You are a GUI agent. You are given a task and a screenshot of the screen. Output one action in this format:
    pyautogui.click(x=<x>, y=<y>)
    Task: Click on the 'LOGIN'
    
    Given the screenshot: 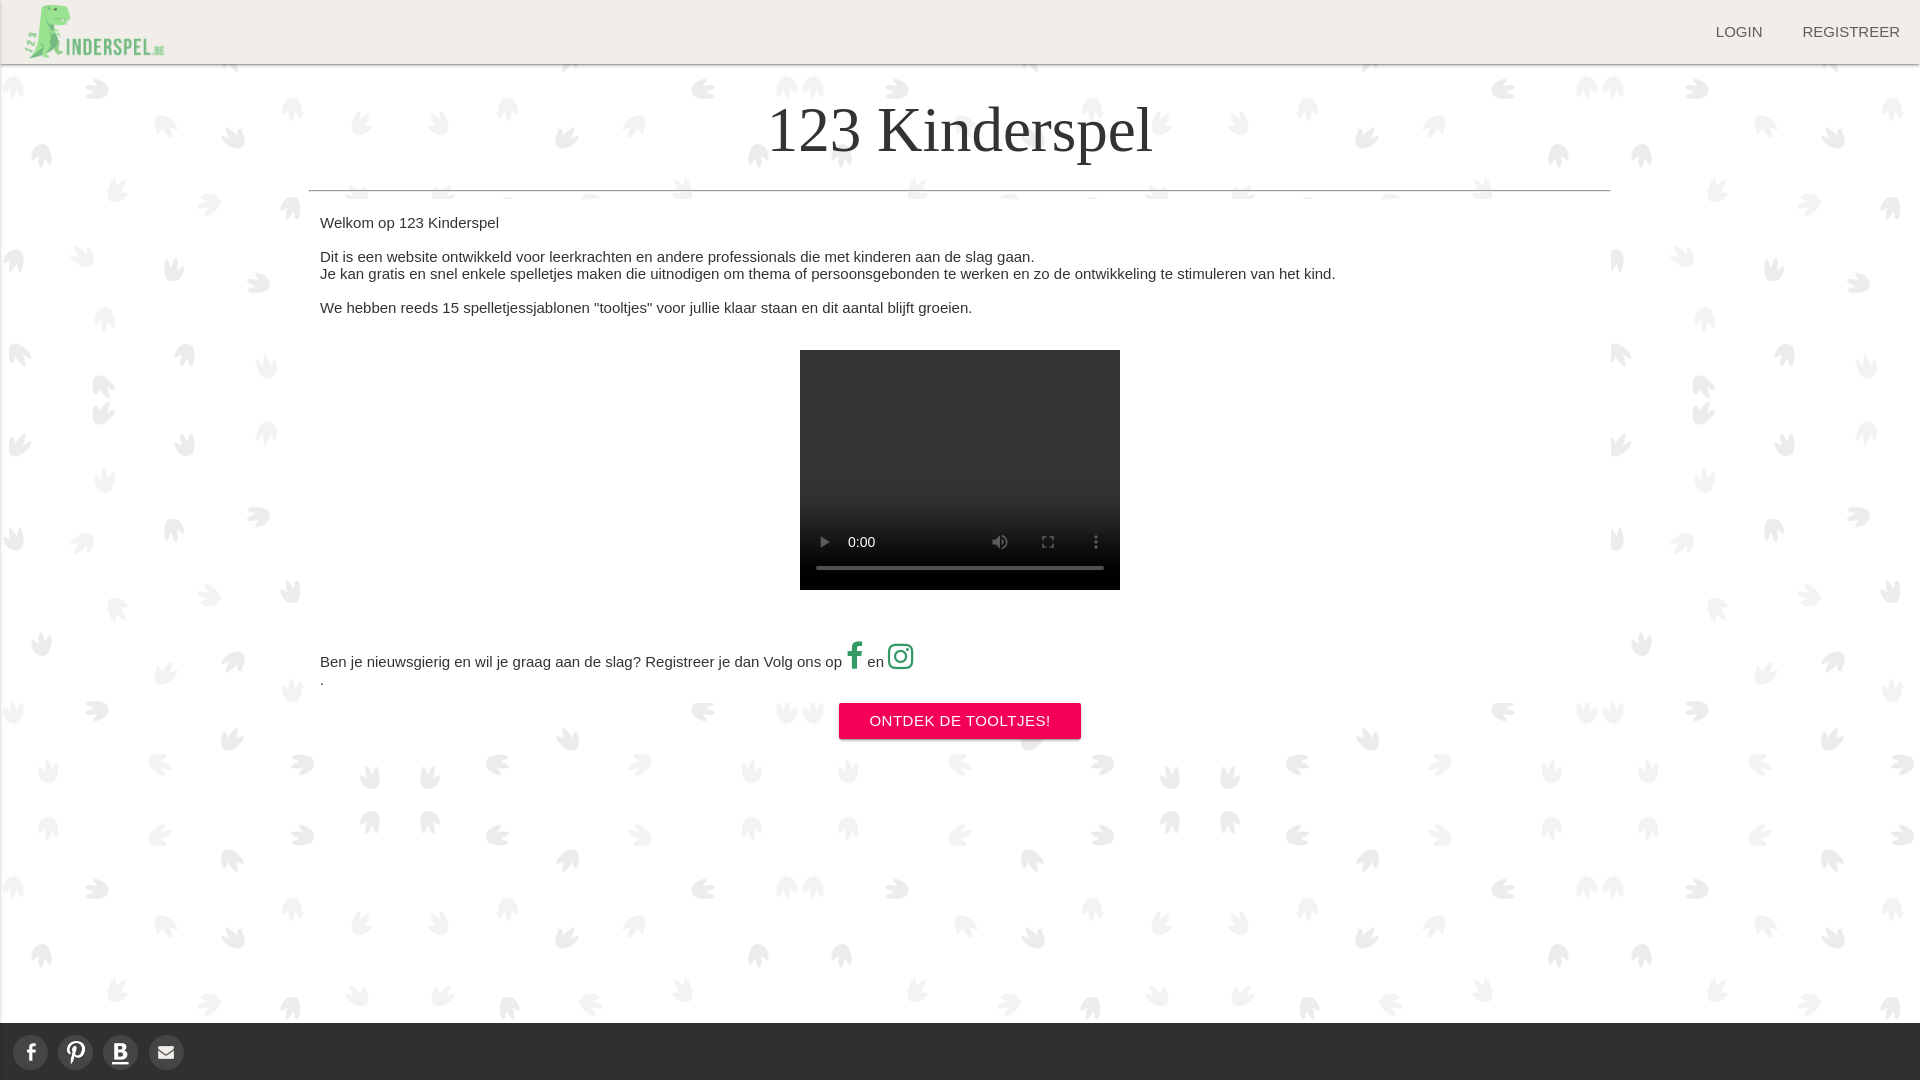 What is the action you would take?
    pyautogui.click(x=1738, y=31)
    